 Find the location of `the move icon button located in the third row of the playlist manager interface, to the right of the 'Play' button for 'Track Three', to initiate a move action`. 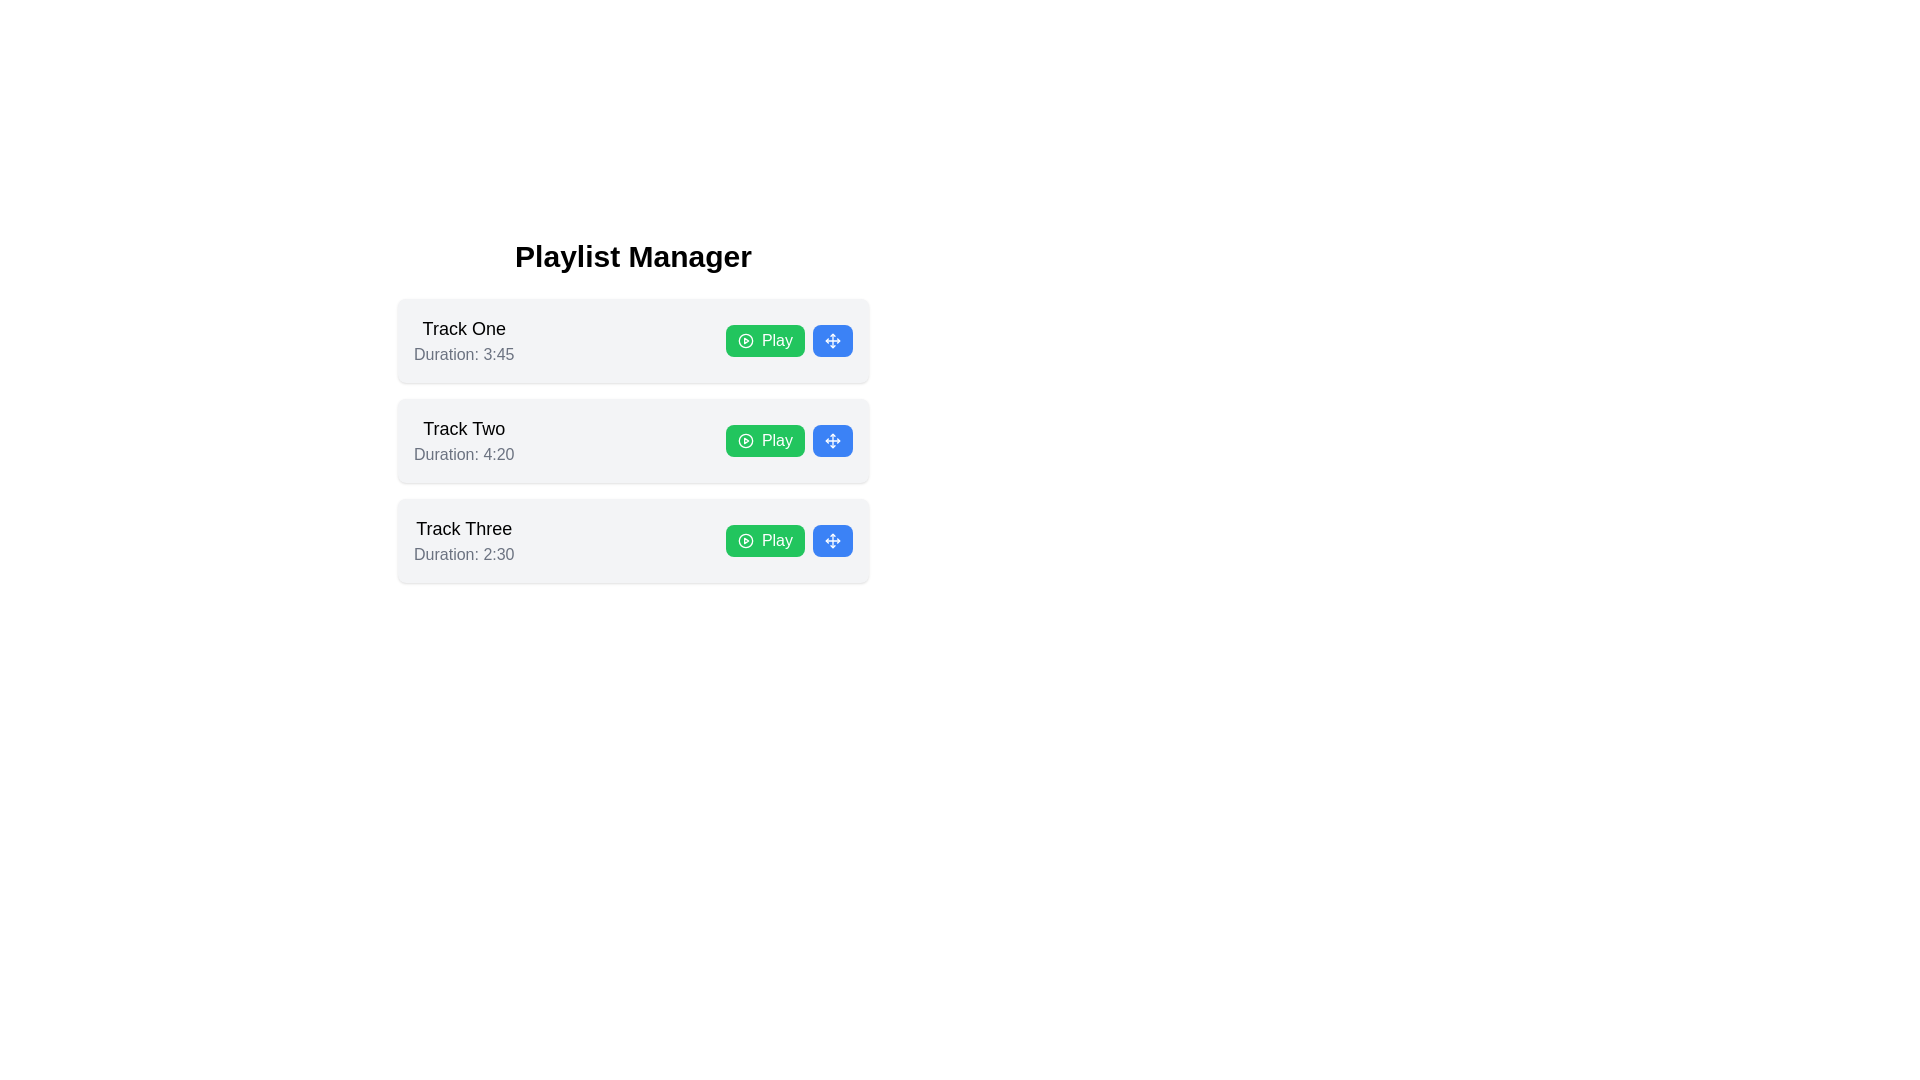

the move icon button located in the third row of the playlist manager interface, to the right of the 'Play' button for 'Track Three', to initiate a move action is located at coordinates (833, 540).